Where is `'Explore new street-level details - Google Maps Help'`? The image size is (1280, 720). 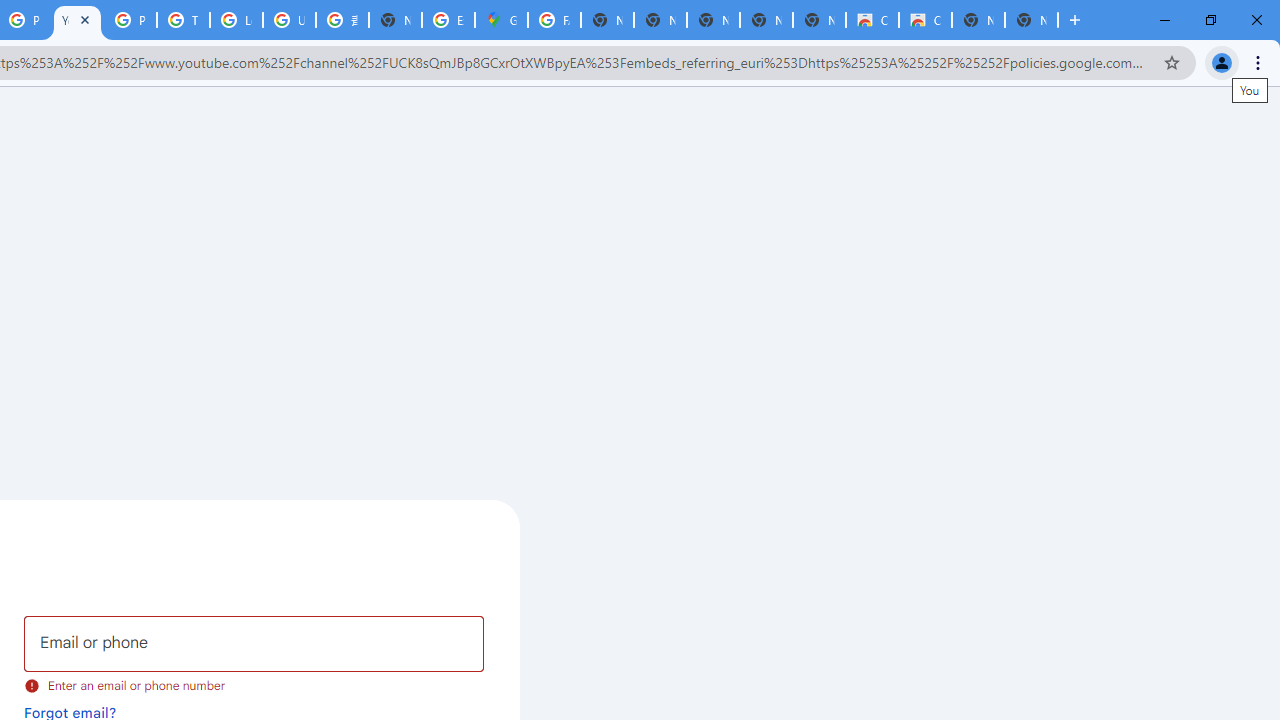 'Explore new street-level details - Google Maps Help' is located at coordinates (447, 20).